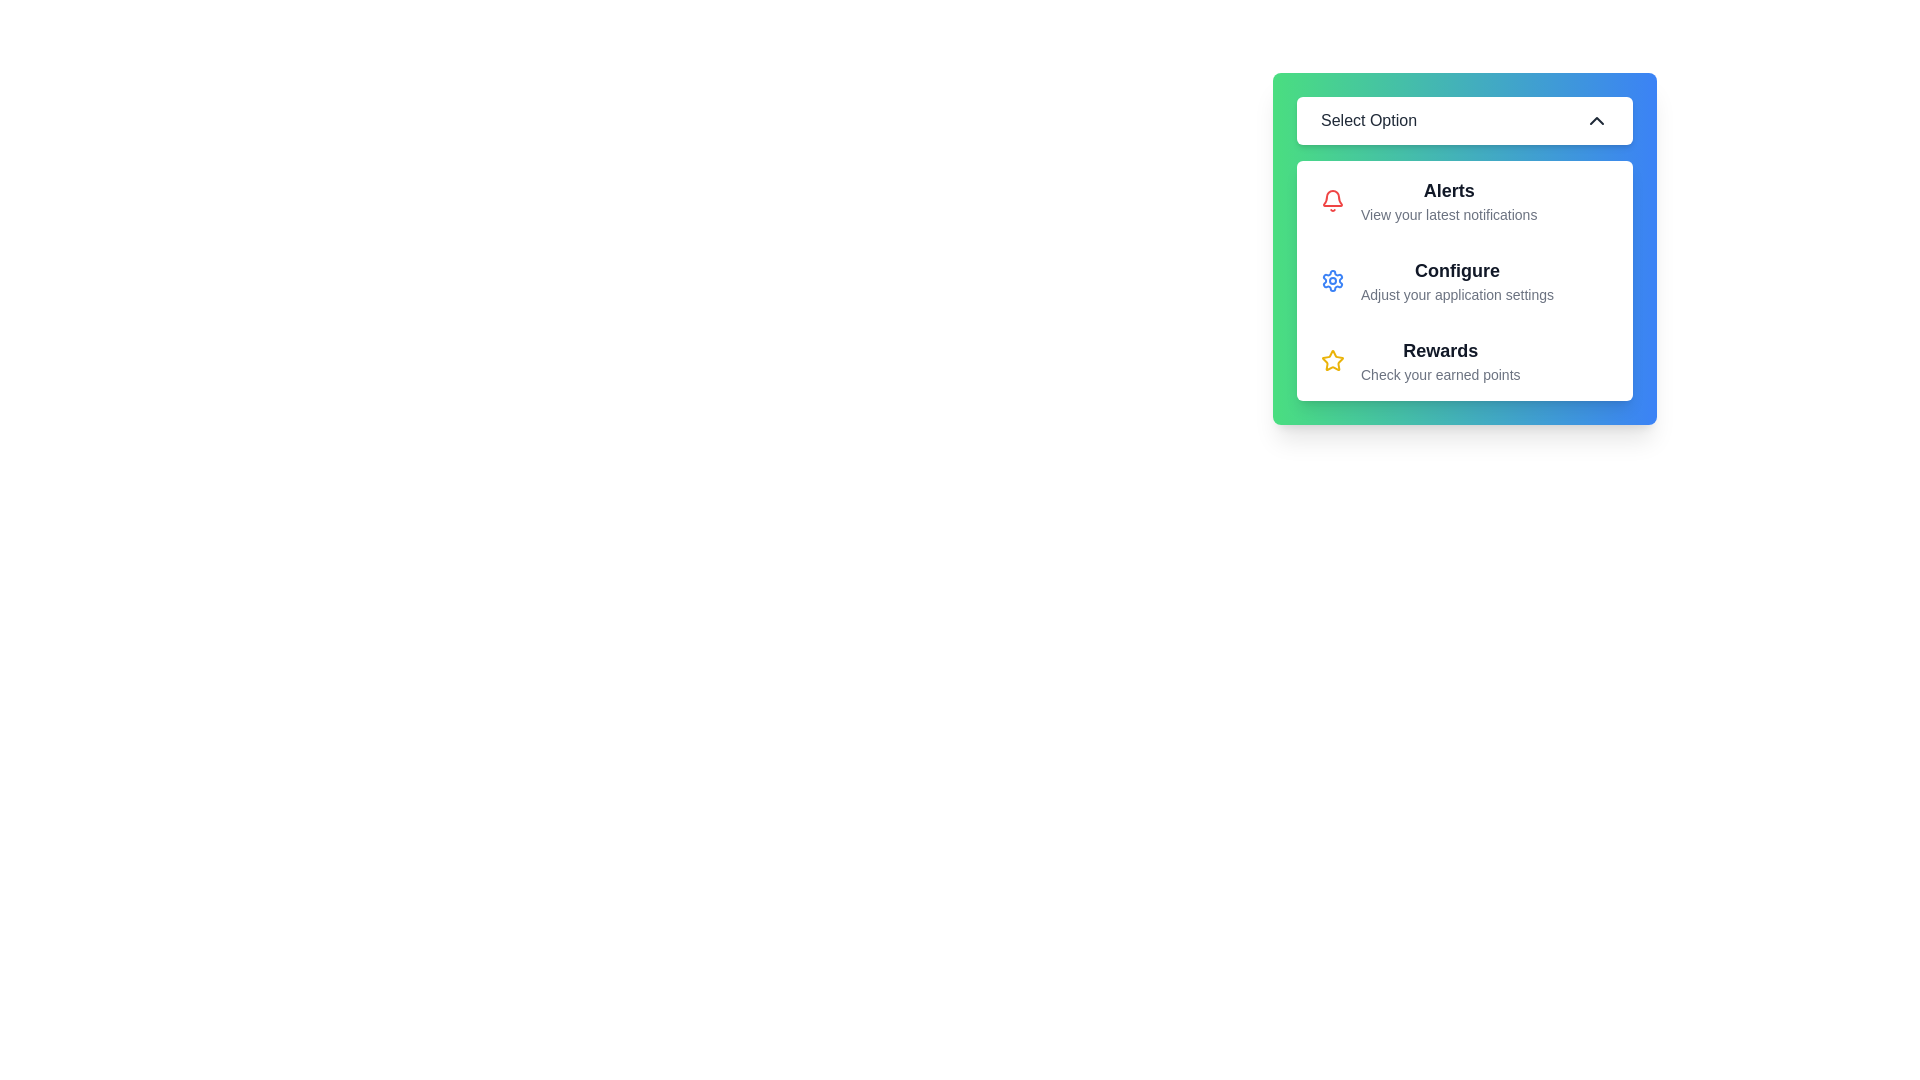 The width and height of the screenshot is (1920, 1080). Describe the element at coordinates (1449, 200) in the screenshot. I see `the notification text label located directly below the 'Select Option' heading in the dropdown menu` at that location.